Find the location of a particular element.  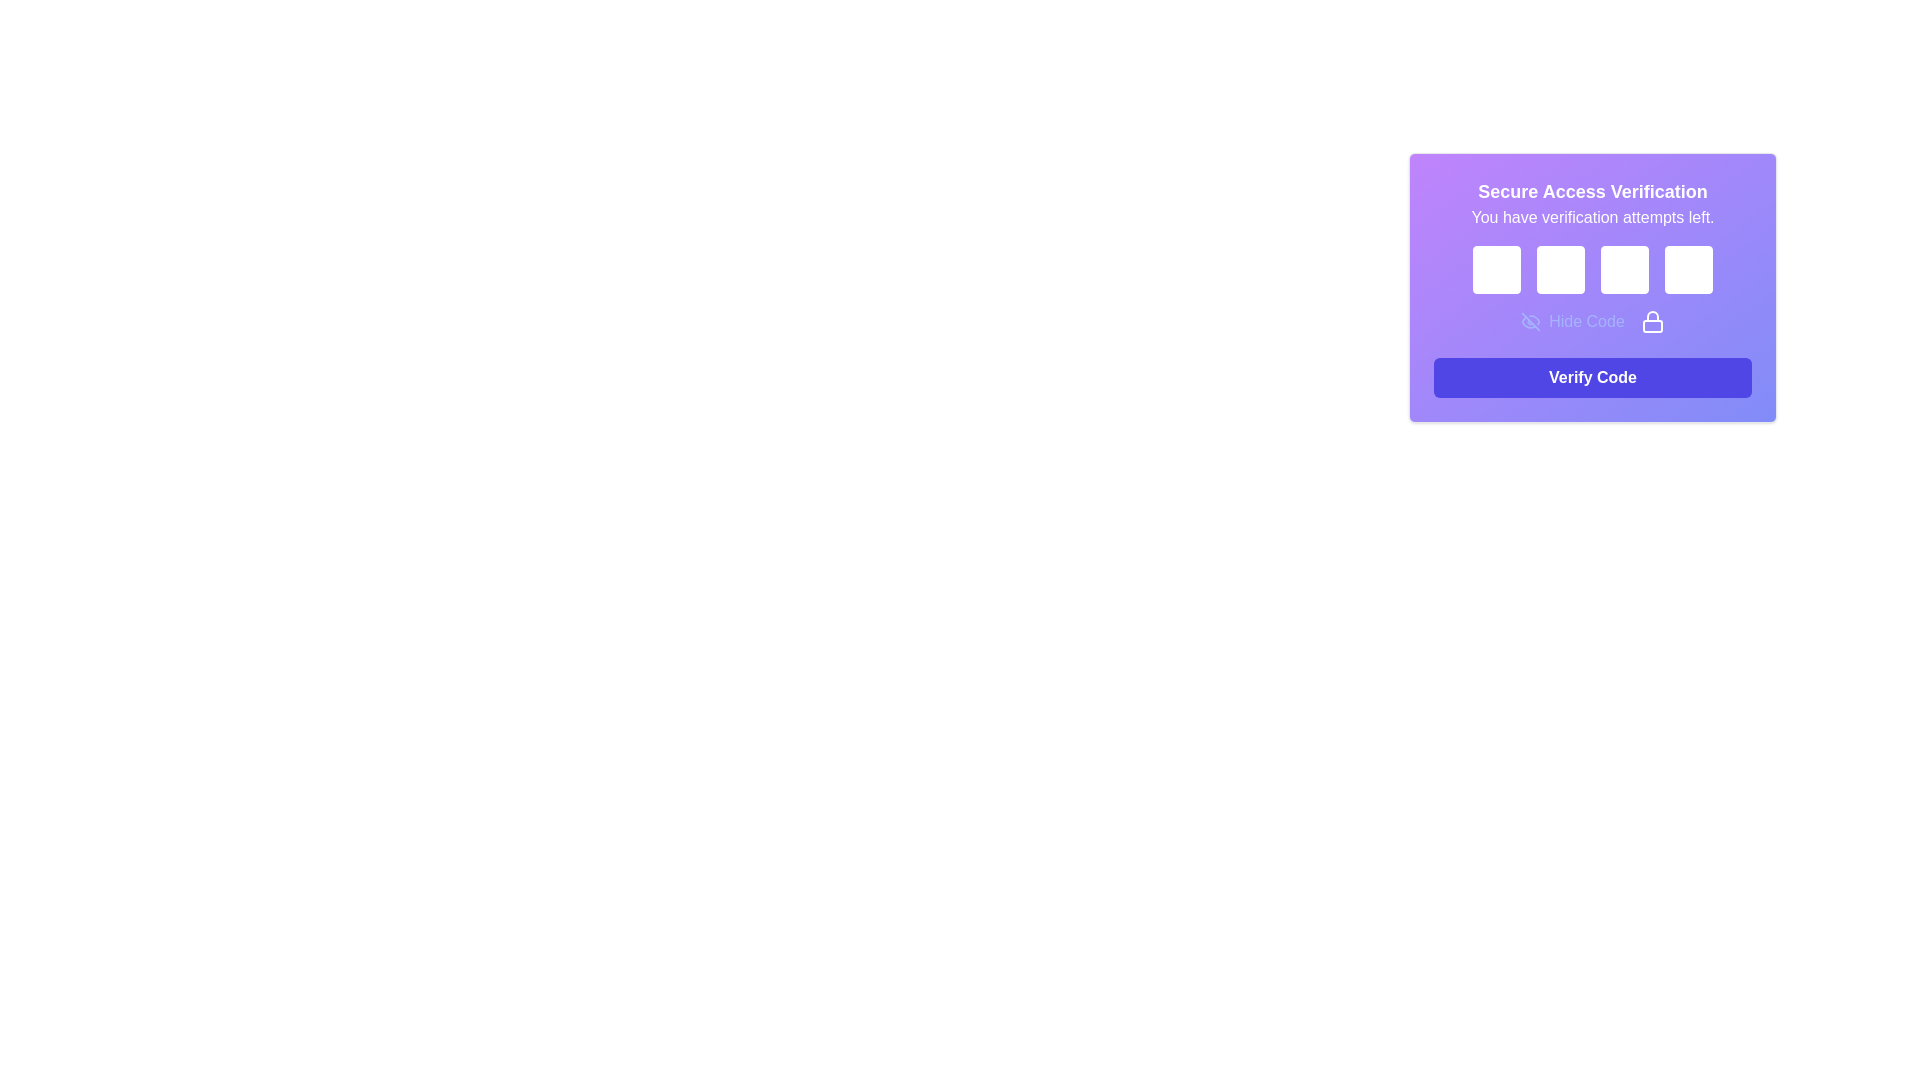

the icon located directly to the left of the 'Hide Code' text, which toggles the visibility of sensitive information is located at coordinates (1530, 320).